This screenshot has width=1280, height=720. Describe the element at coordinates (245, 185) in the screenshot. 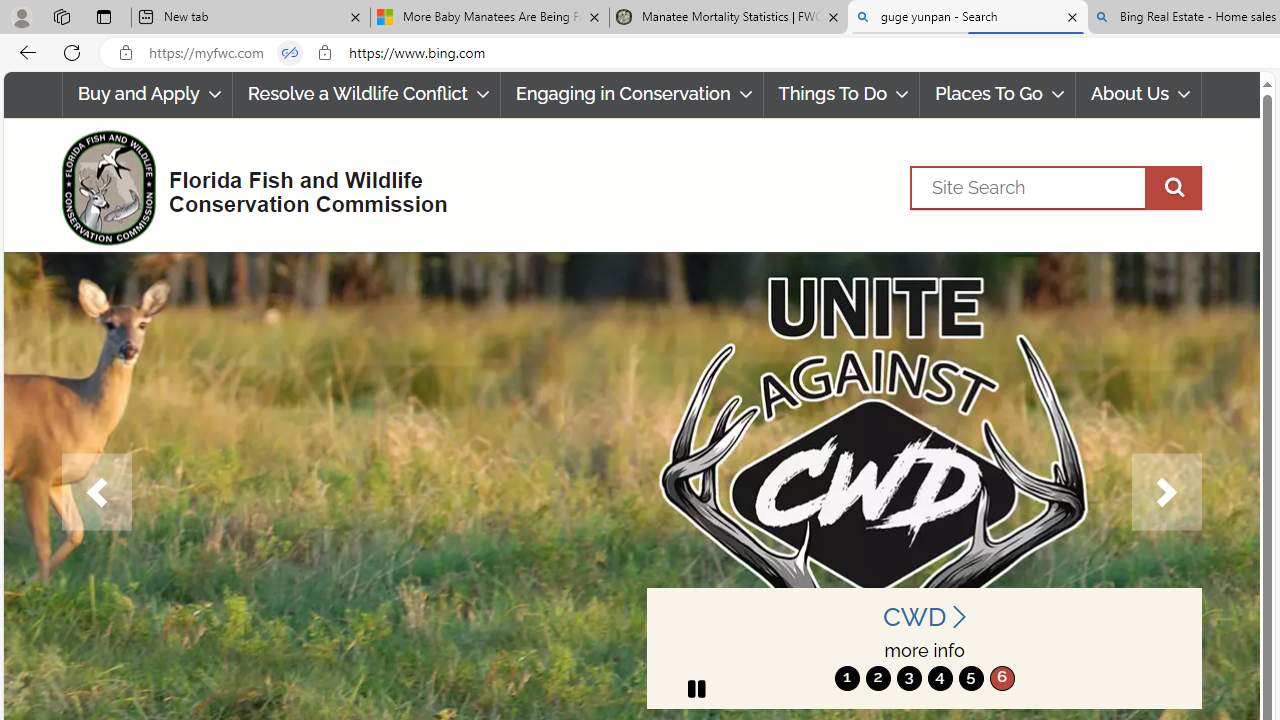

I see `'FWC Logo Florida Fish and Wildlife Conservation Commission'` at that location.